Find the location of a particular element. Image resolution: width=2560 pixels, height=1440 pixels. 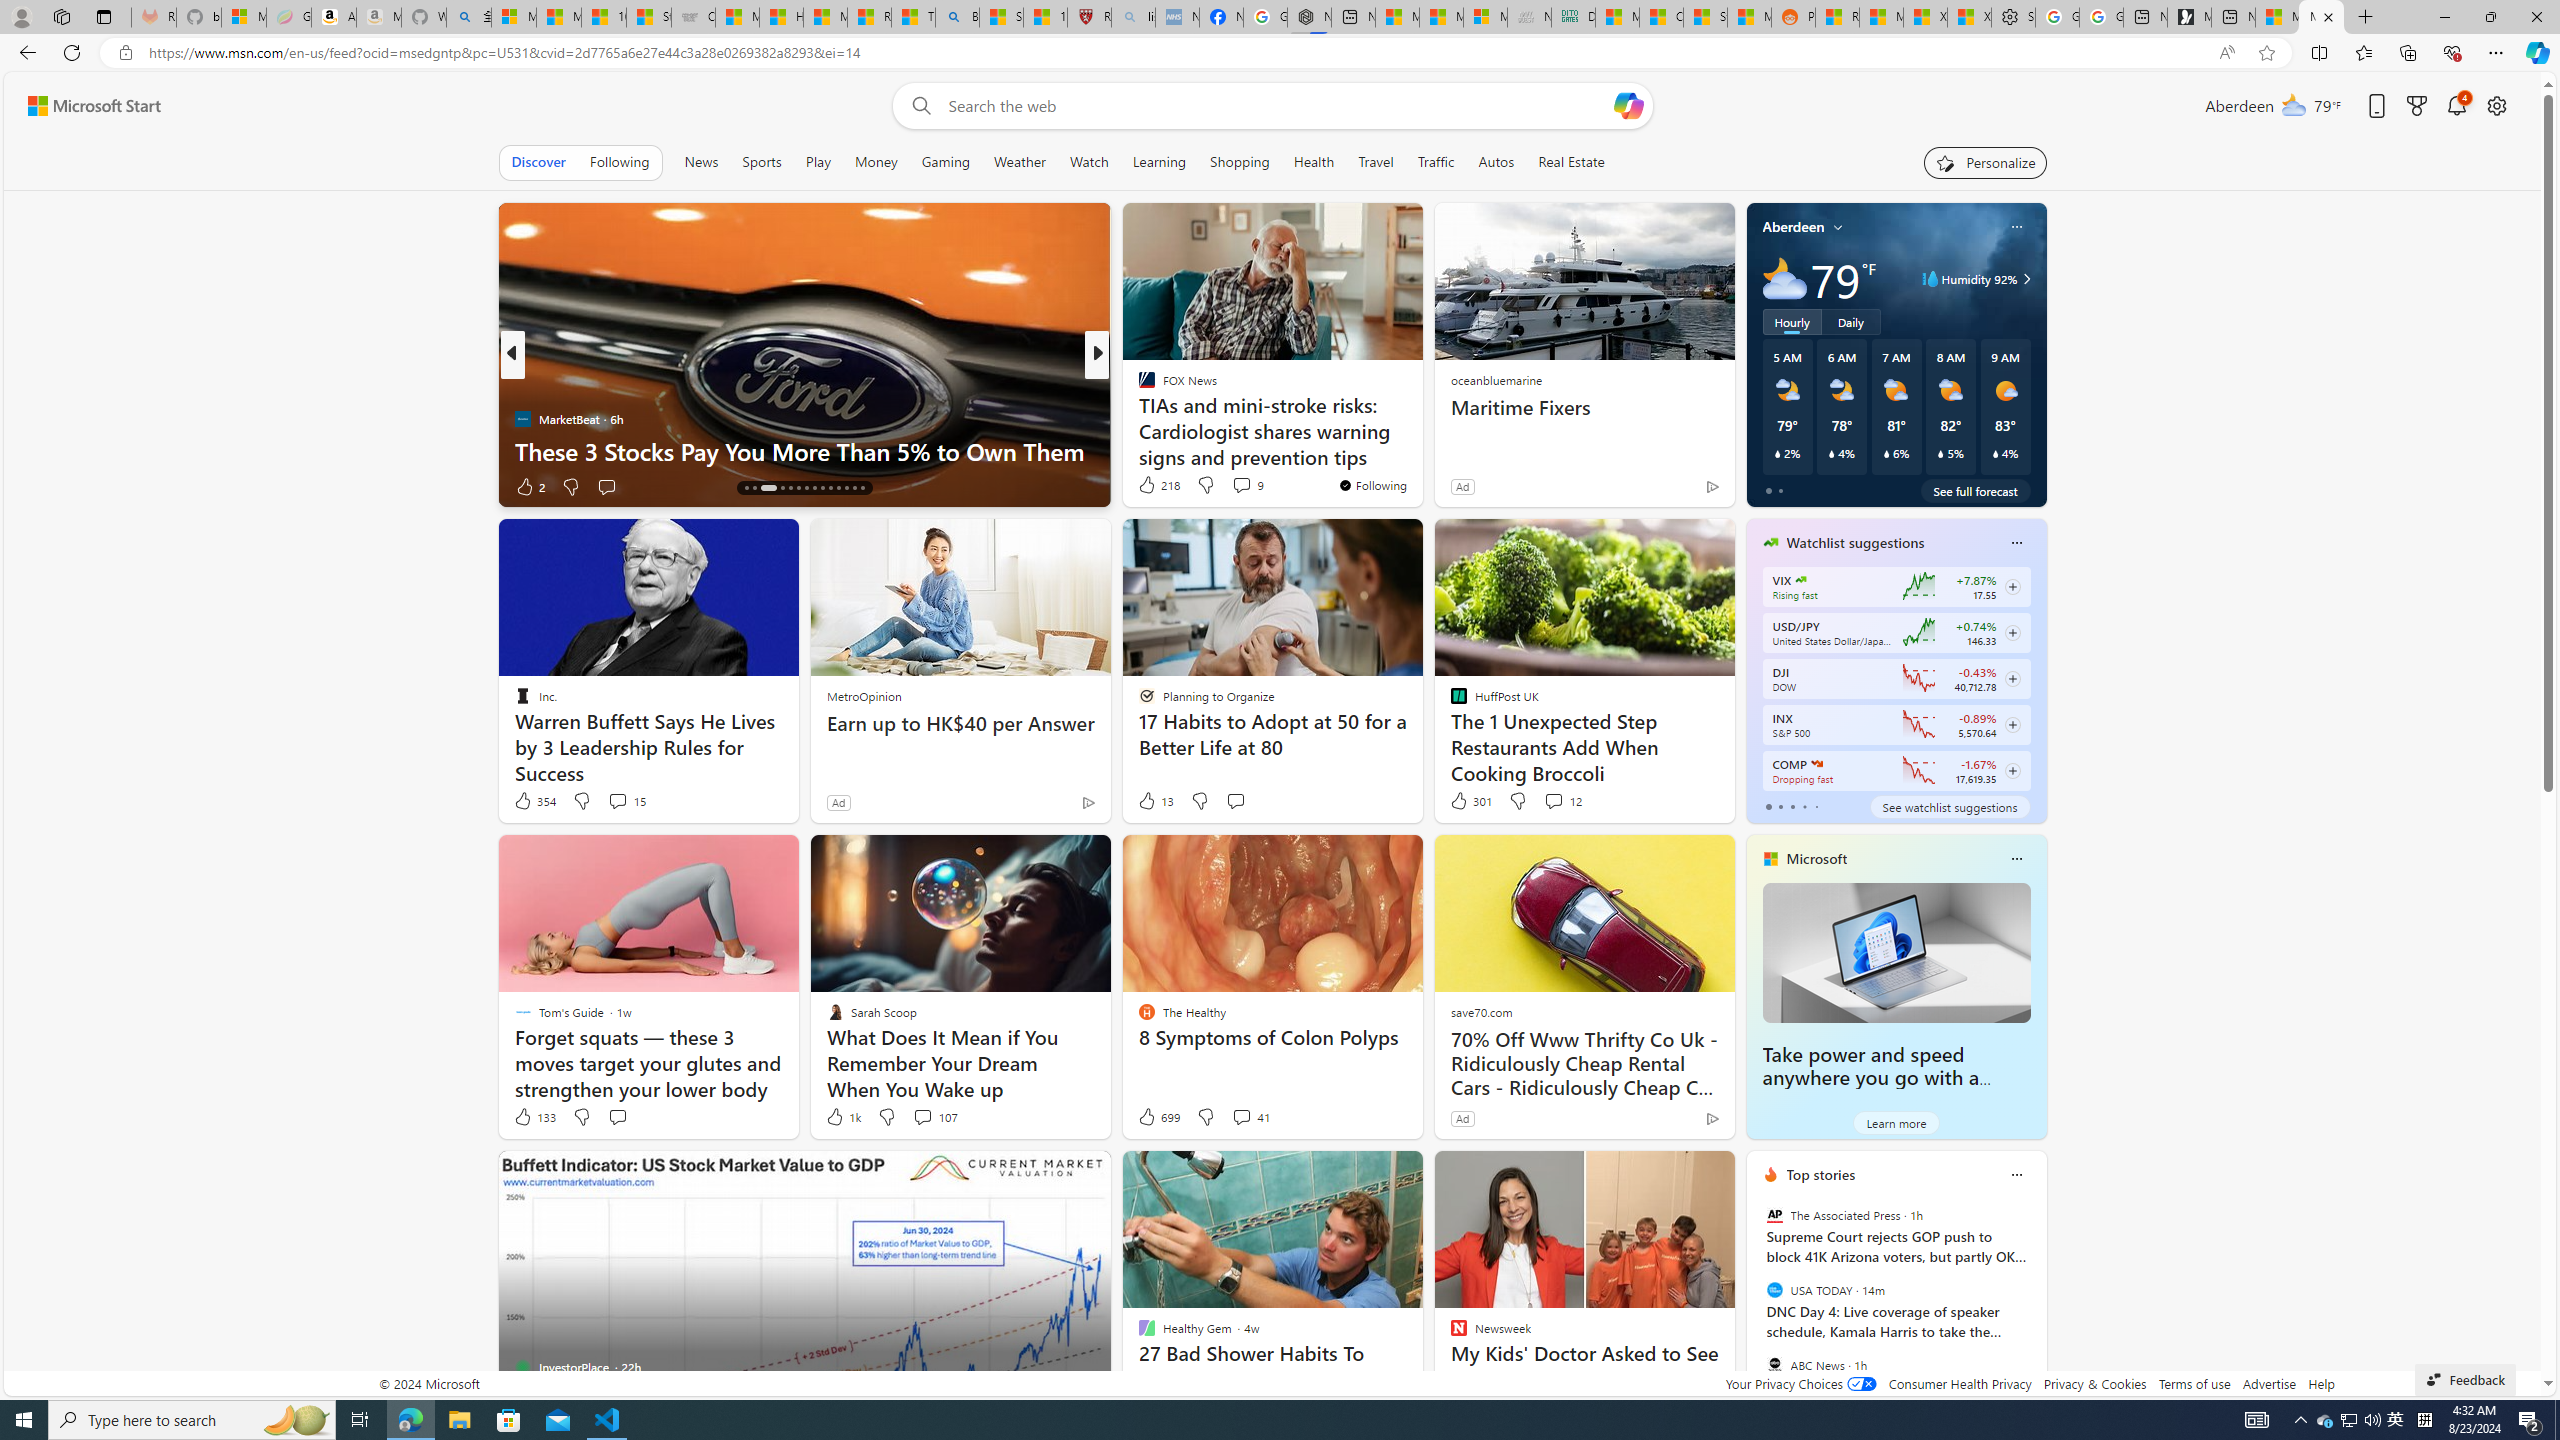

'Robert H. Shmerling, MD - Harvard Health' is located at coordinates (1089, 16).